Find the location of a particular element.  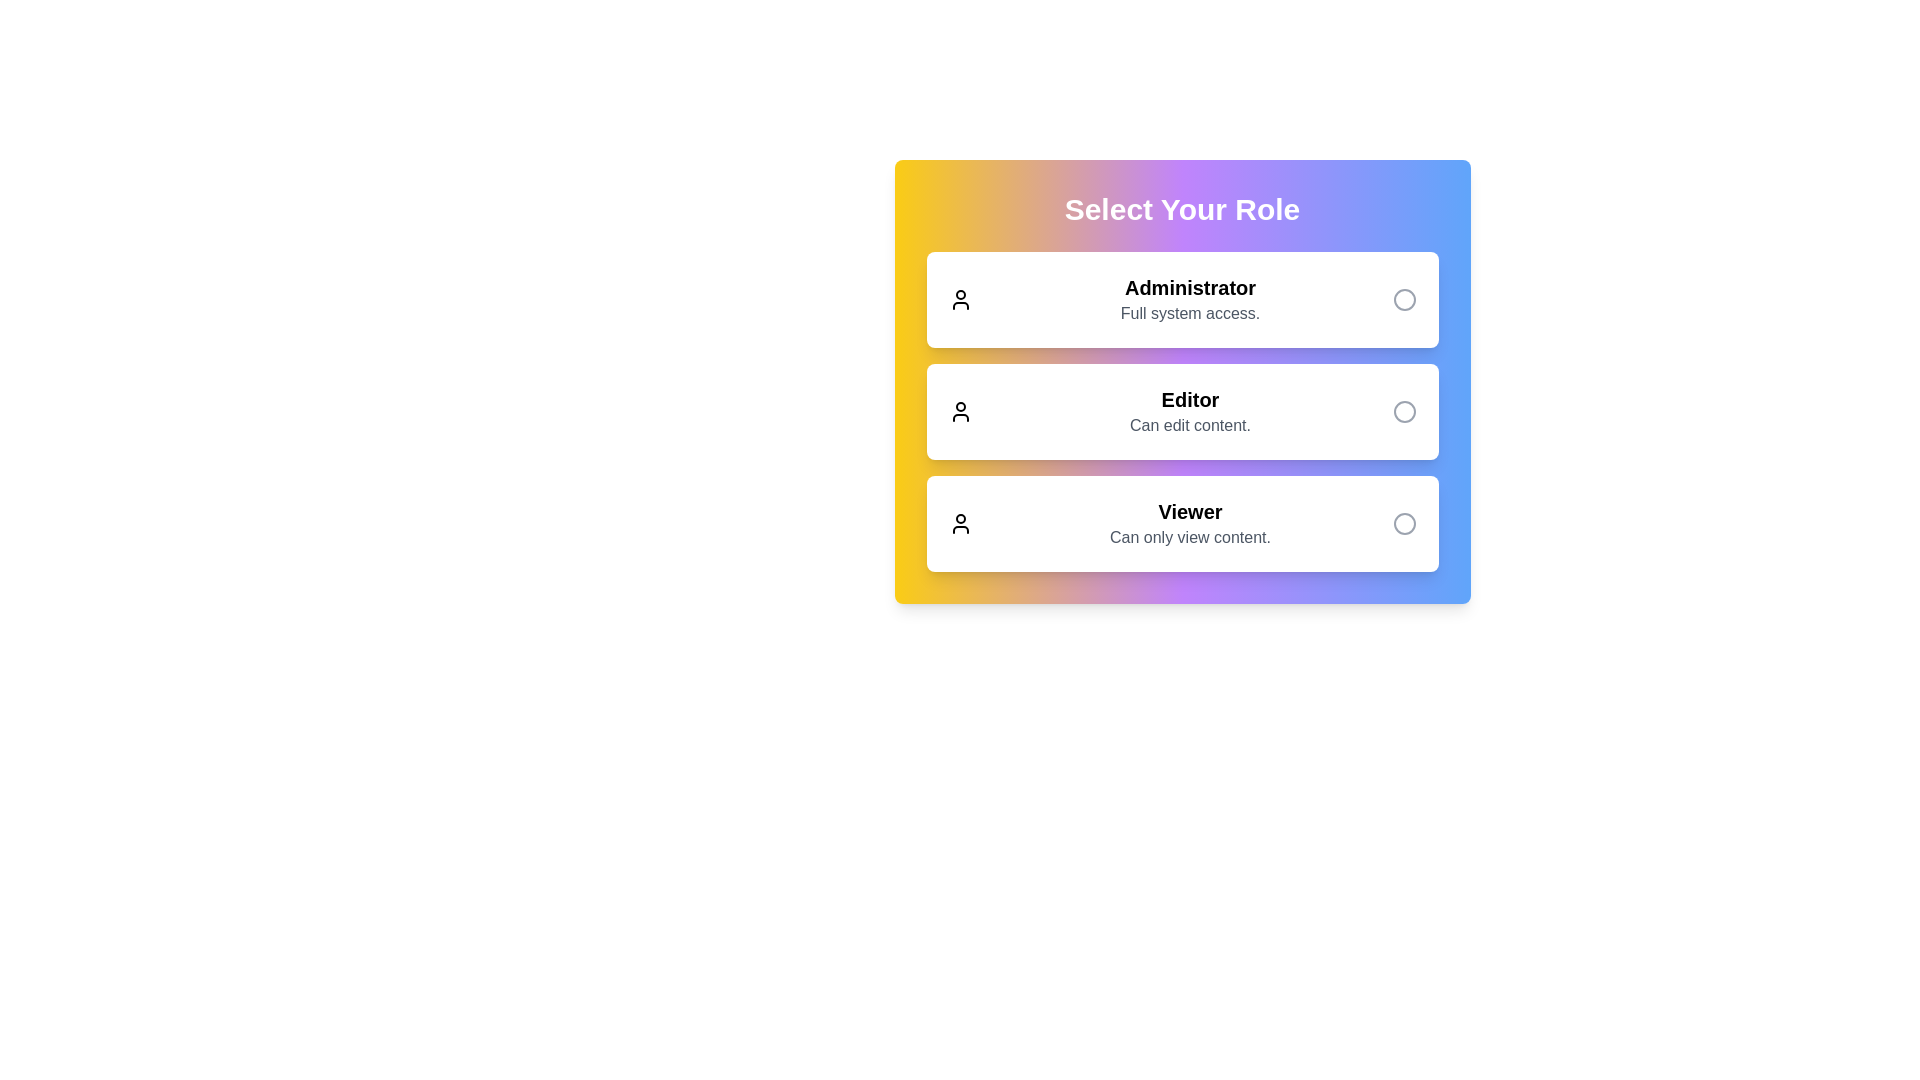

the user icon representing the 'Viewer' role, which is positioned to the left of the descriptive text for this role card in the vertical list of role cards is located at coordinates (960, 523).